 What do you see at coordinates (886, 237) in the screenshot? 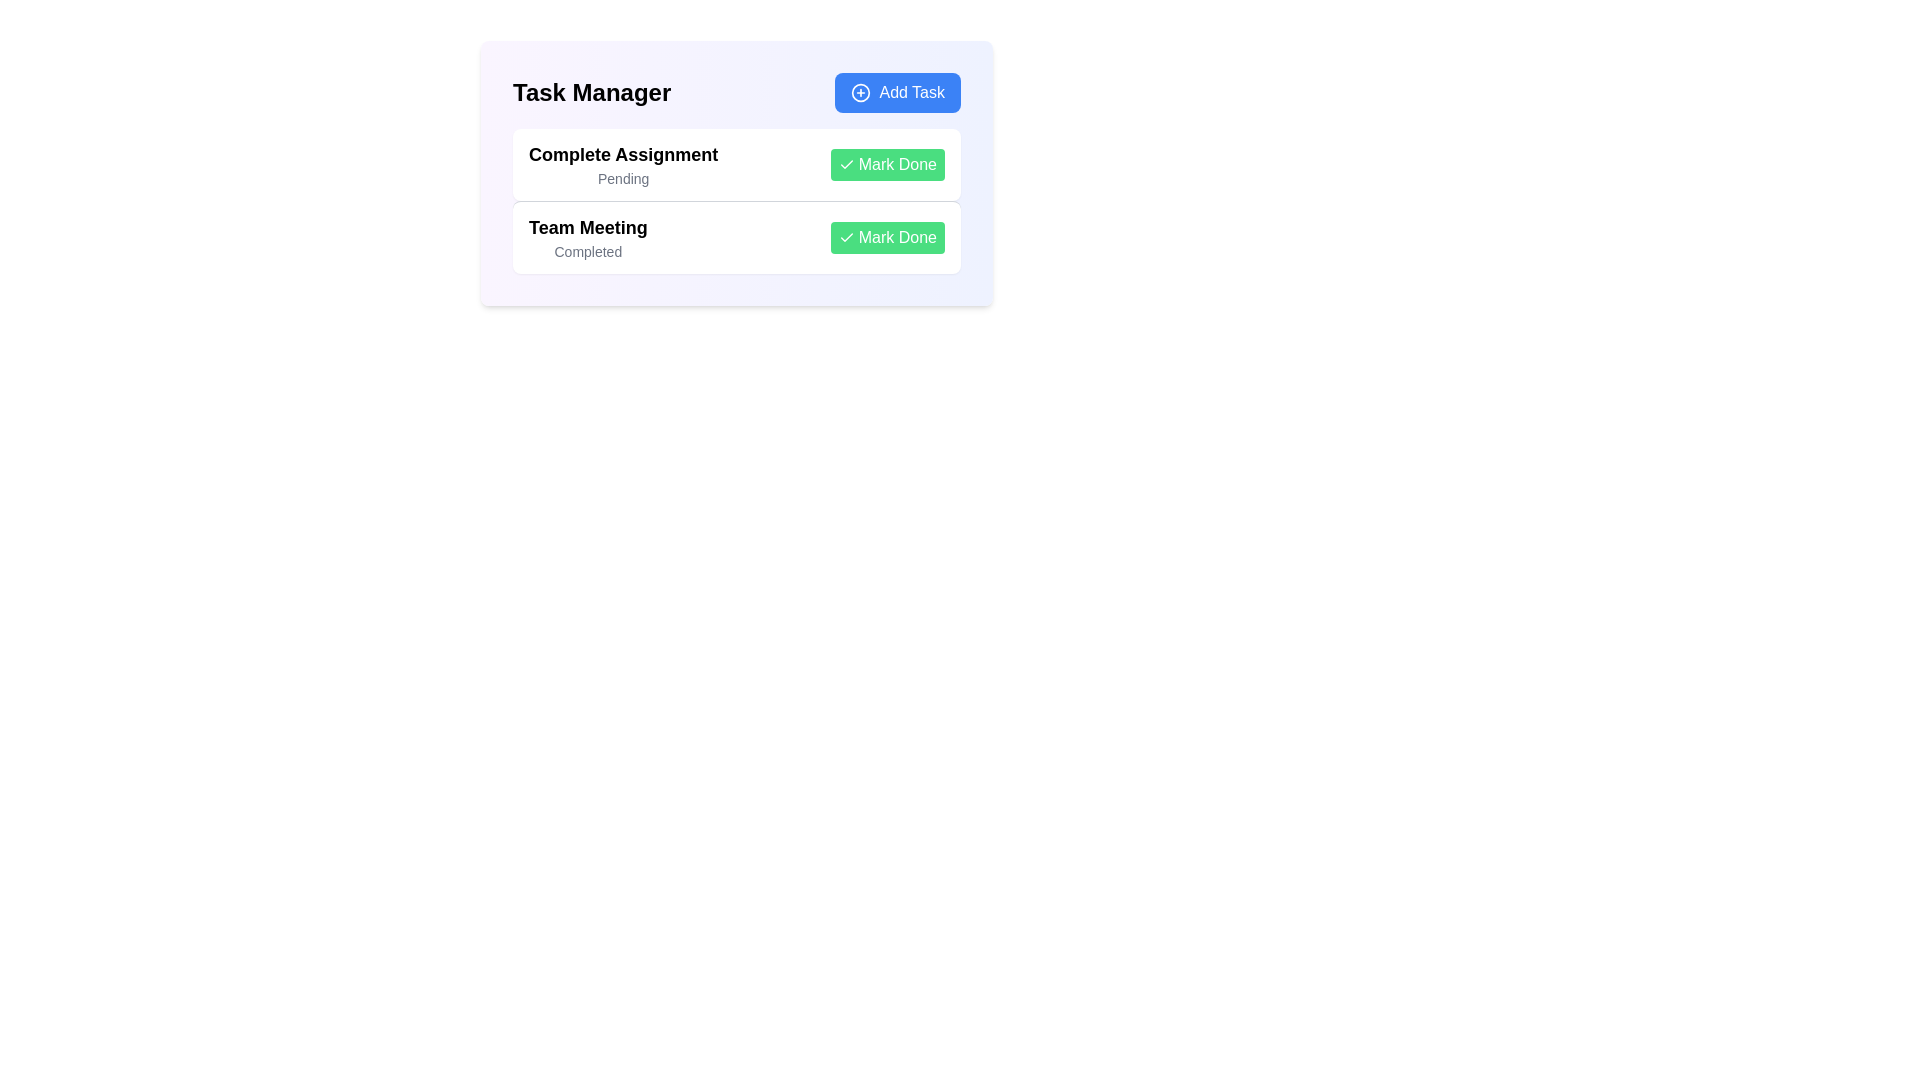
I see `'Mark Done' button for the task 'Team Meeting'` at bounding box center [886, 237].